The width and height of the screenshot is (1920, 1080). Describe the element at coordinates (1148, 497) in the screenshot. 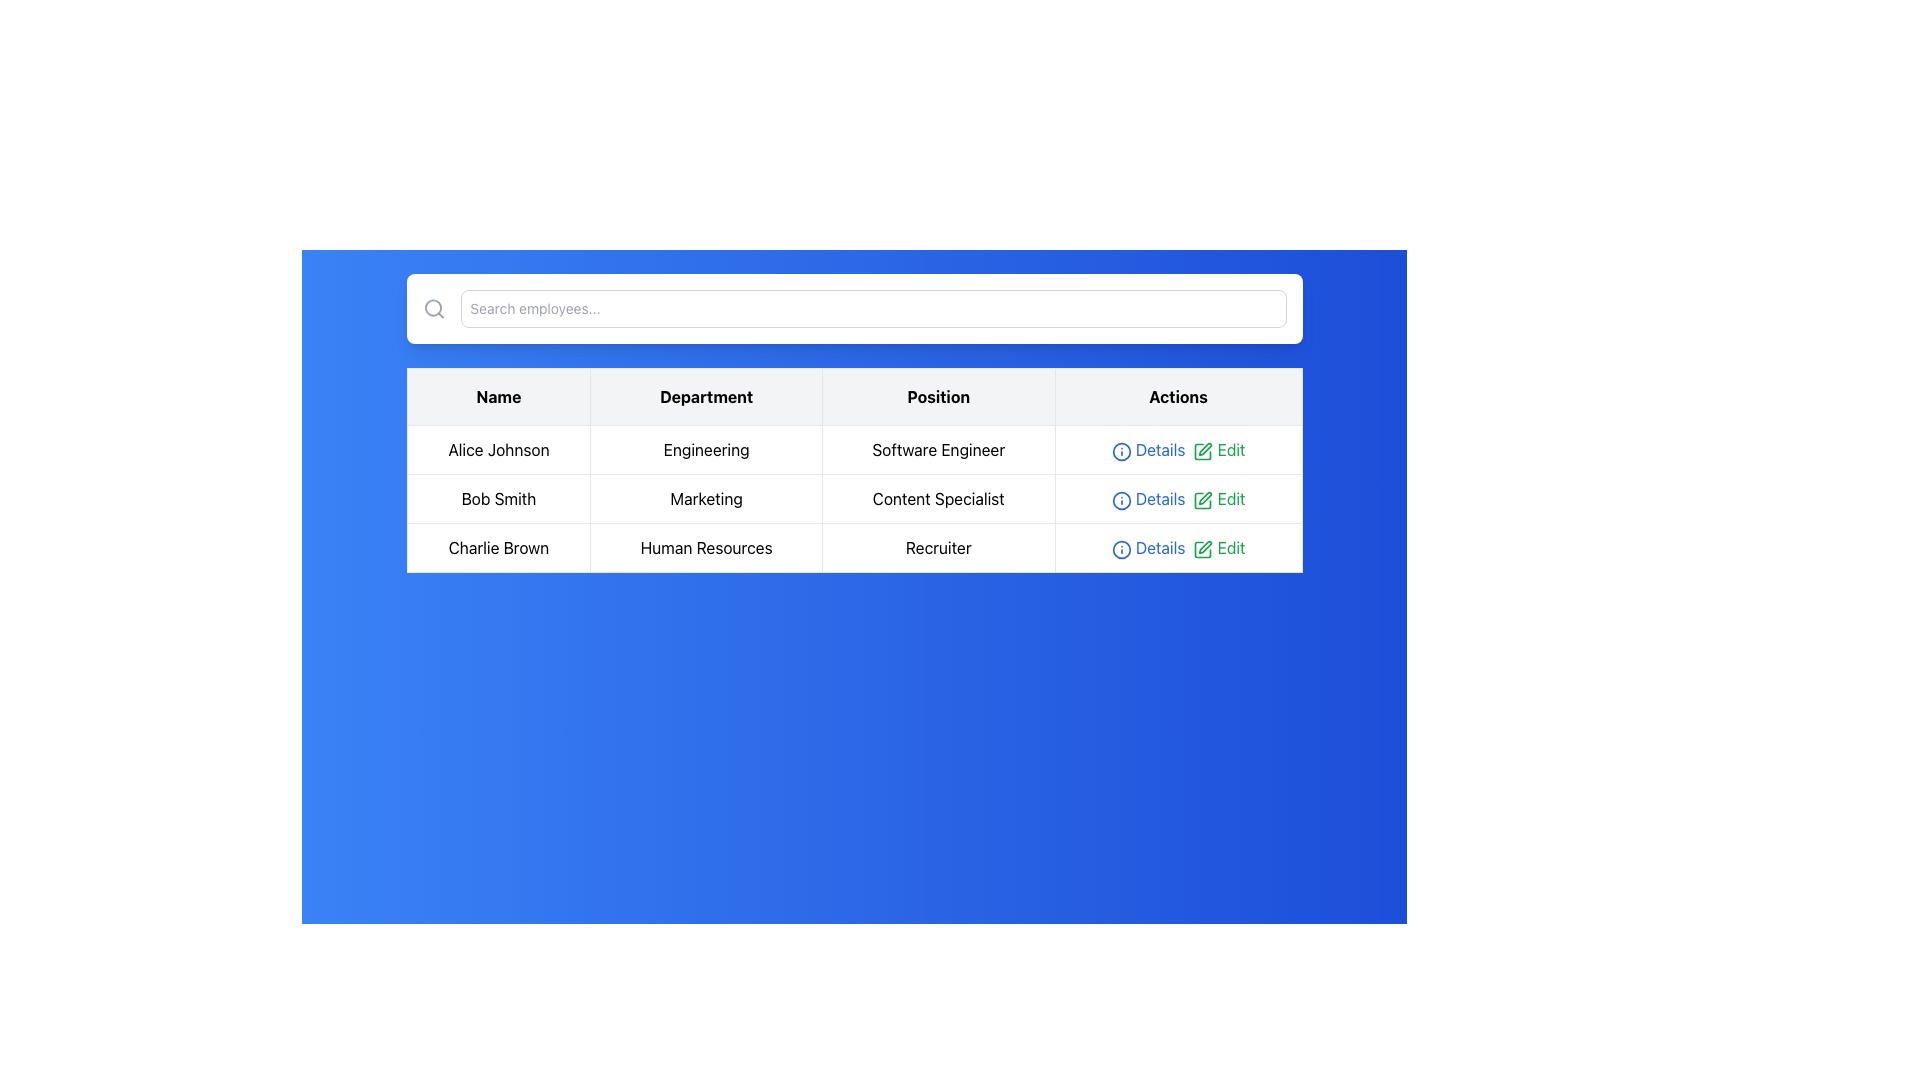

I see `the first hyperlink in the 'Actions' column of the second row` at that location.